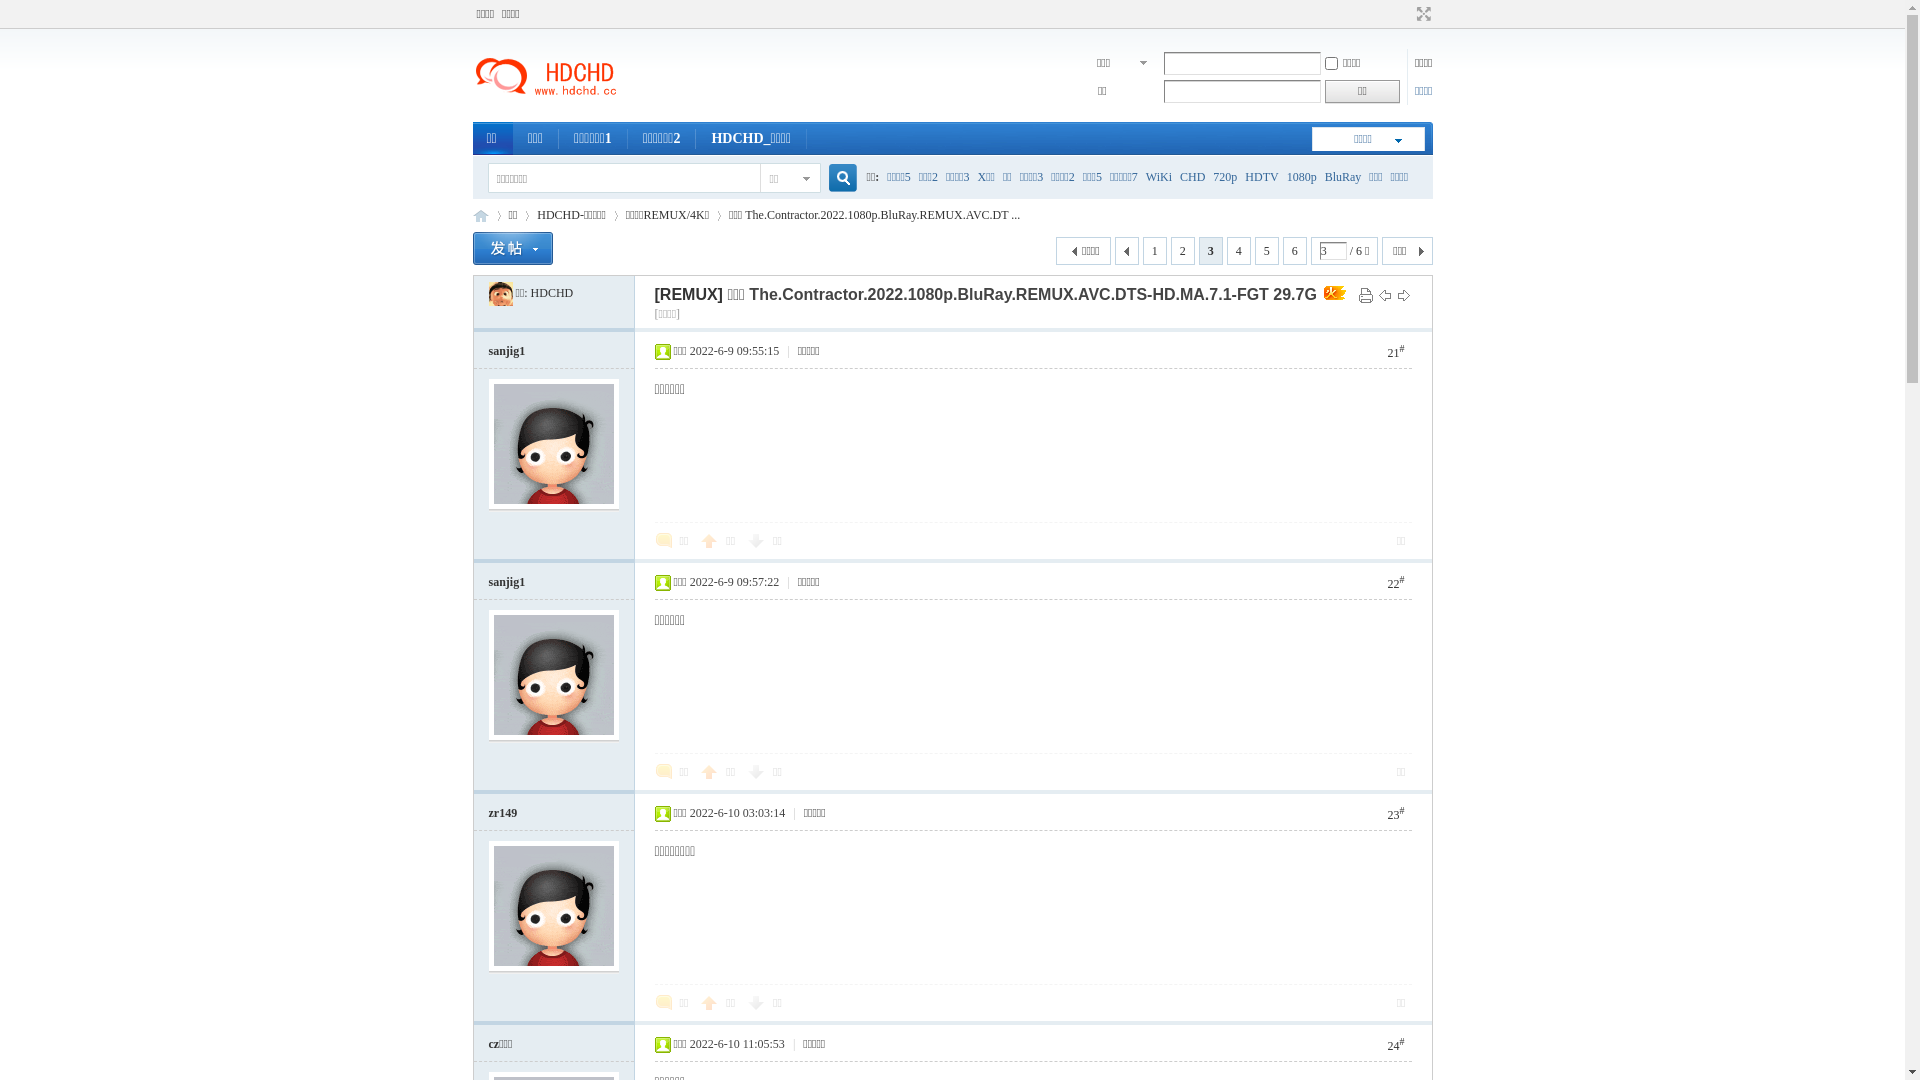 This screenshot has width=1920, height=1080. Describe the element at coordinates (552, 293) in the screenshot. I see `'HDCHD'` at that location.